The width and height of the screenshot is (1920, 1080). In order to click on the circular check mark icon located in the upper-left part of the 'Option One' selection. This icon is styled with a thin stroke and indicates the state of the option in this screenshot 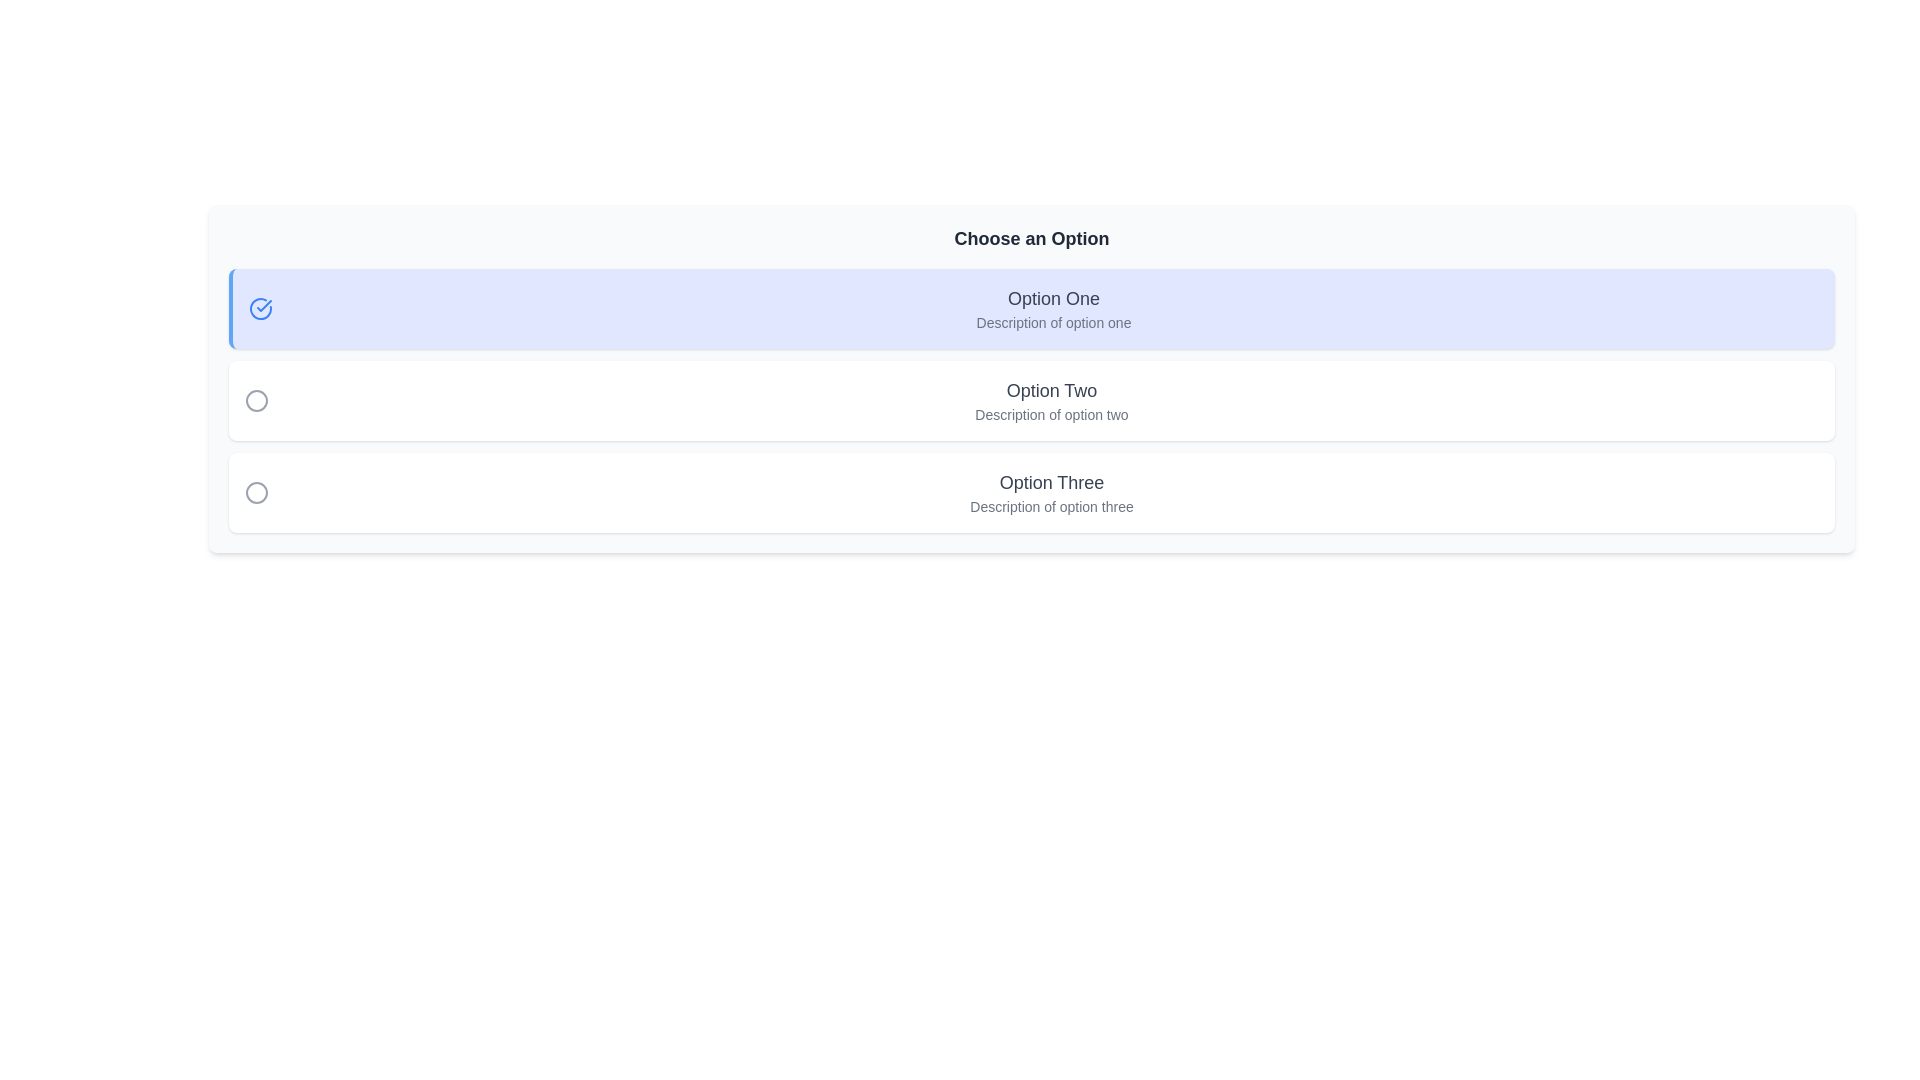, I will do `click(259, 308)`.